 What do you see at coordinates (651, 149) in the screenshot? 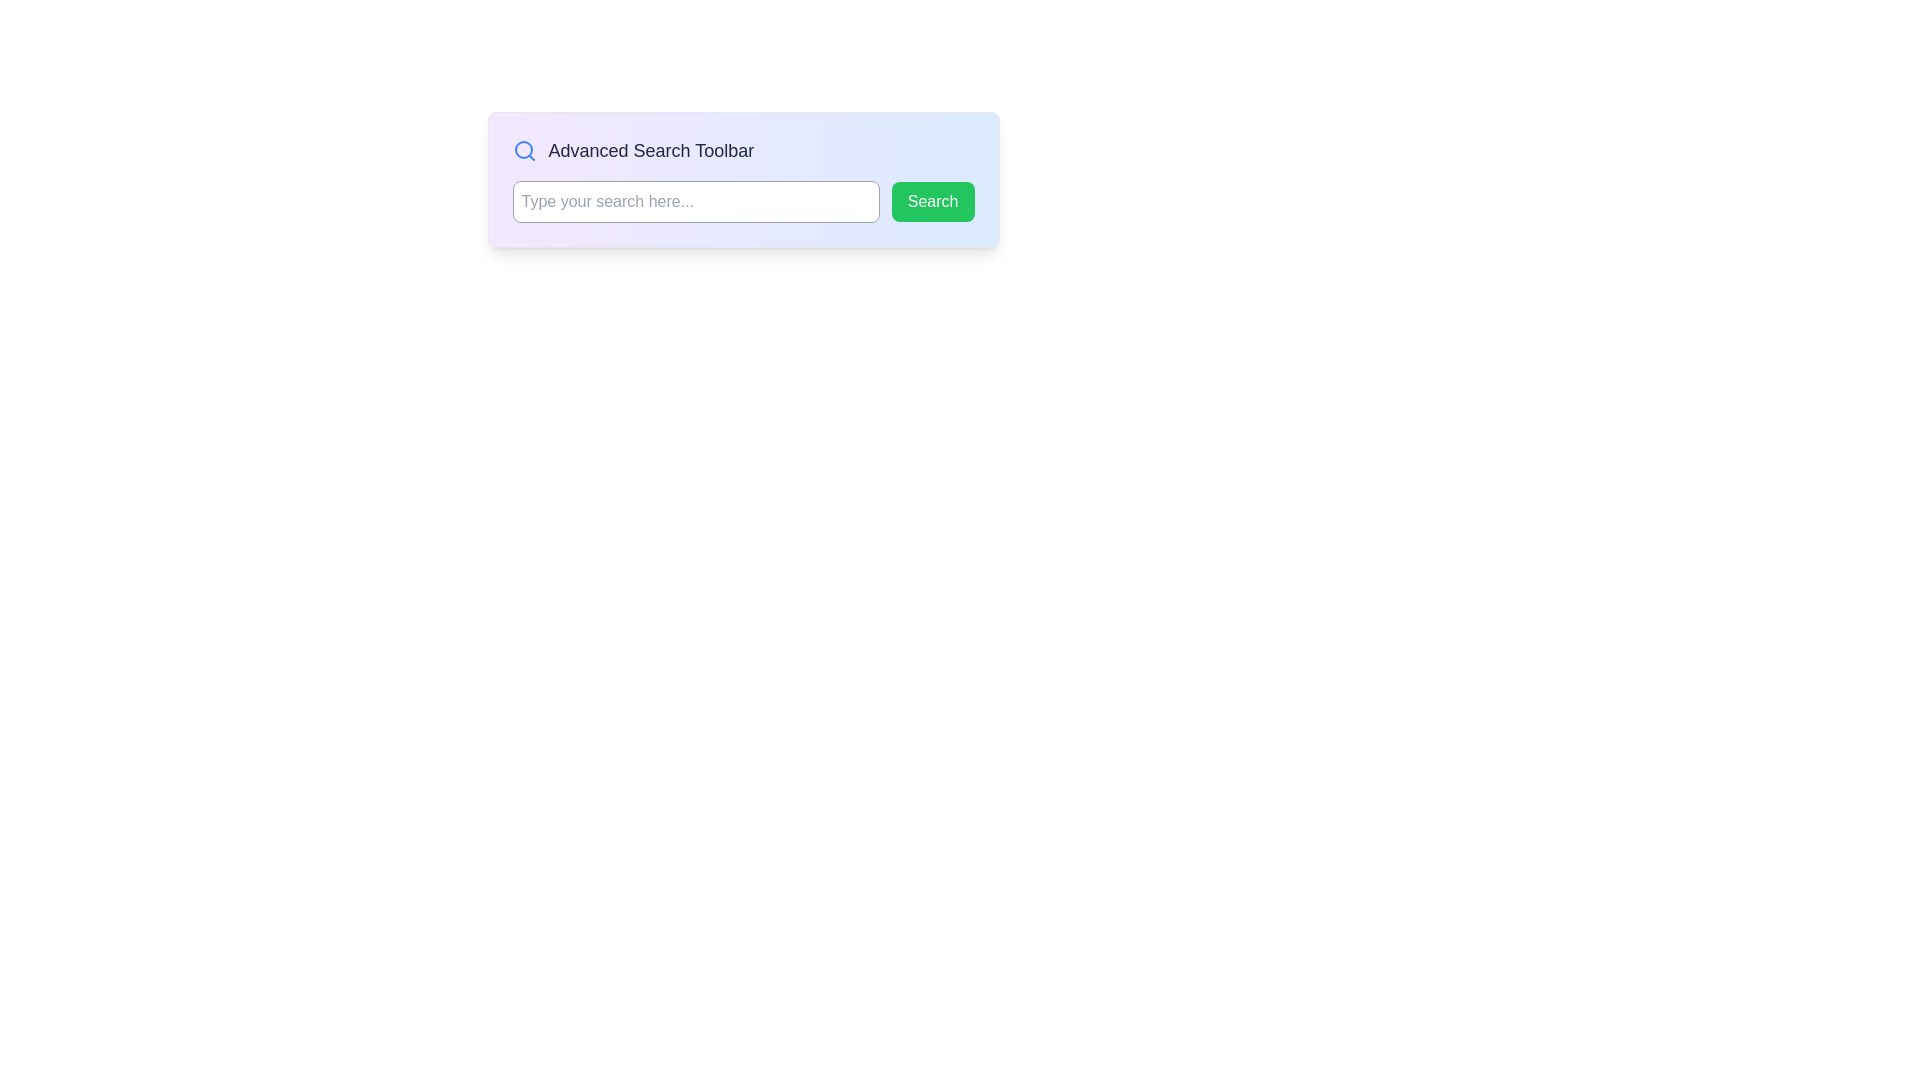
I see `the advanced search interface title text label located to the right of the magnifying glass icon` at bounding box center [651, 149].